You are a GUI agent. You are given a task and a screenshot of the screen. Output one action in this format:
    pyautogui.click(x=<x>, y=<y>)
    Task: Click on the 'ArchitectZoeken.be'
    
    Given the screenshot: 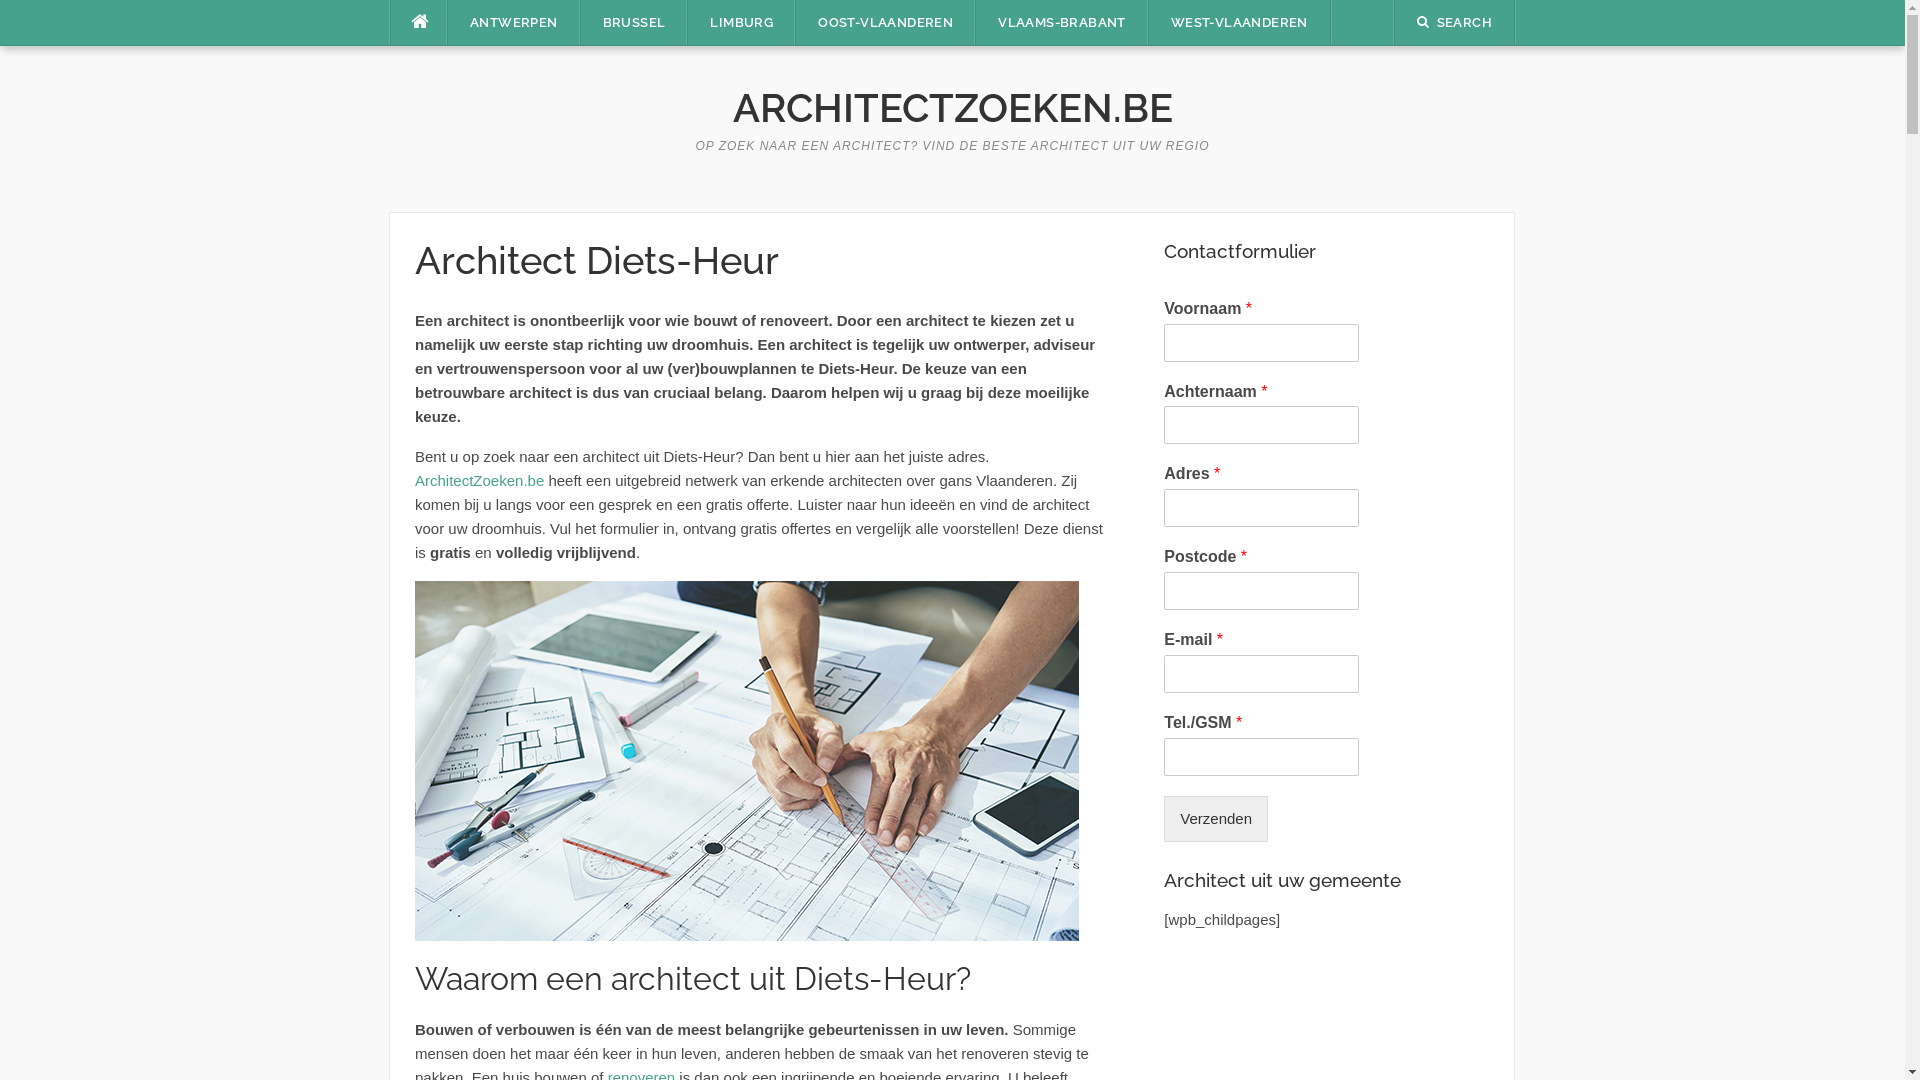 What is the action you would take?
    pyautogui.click(x=478, y=480)
    